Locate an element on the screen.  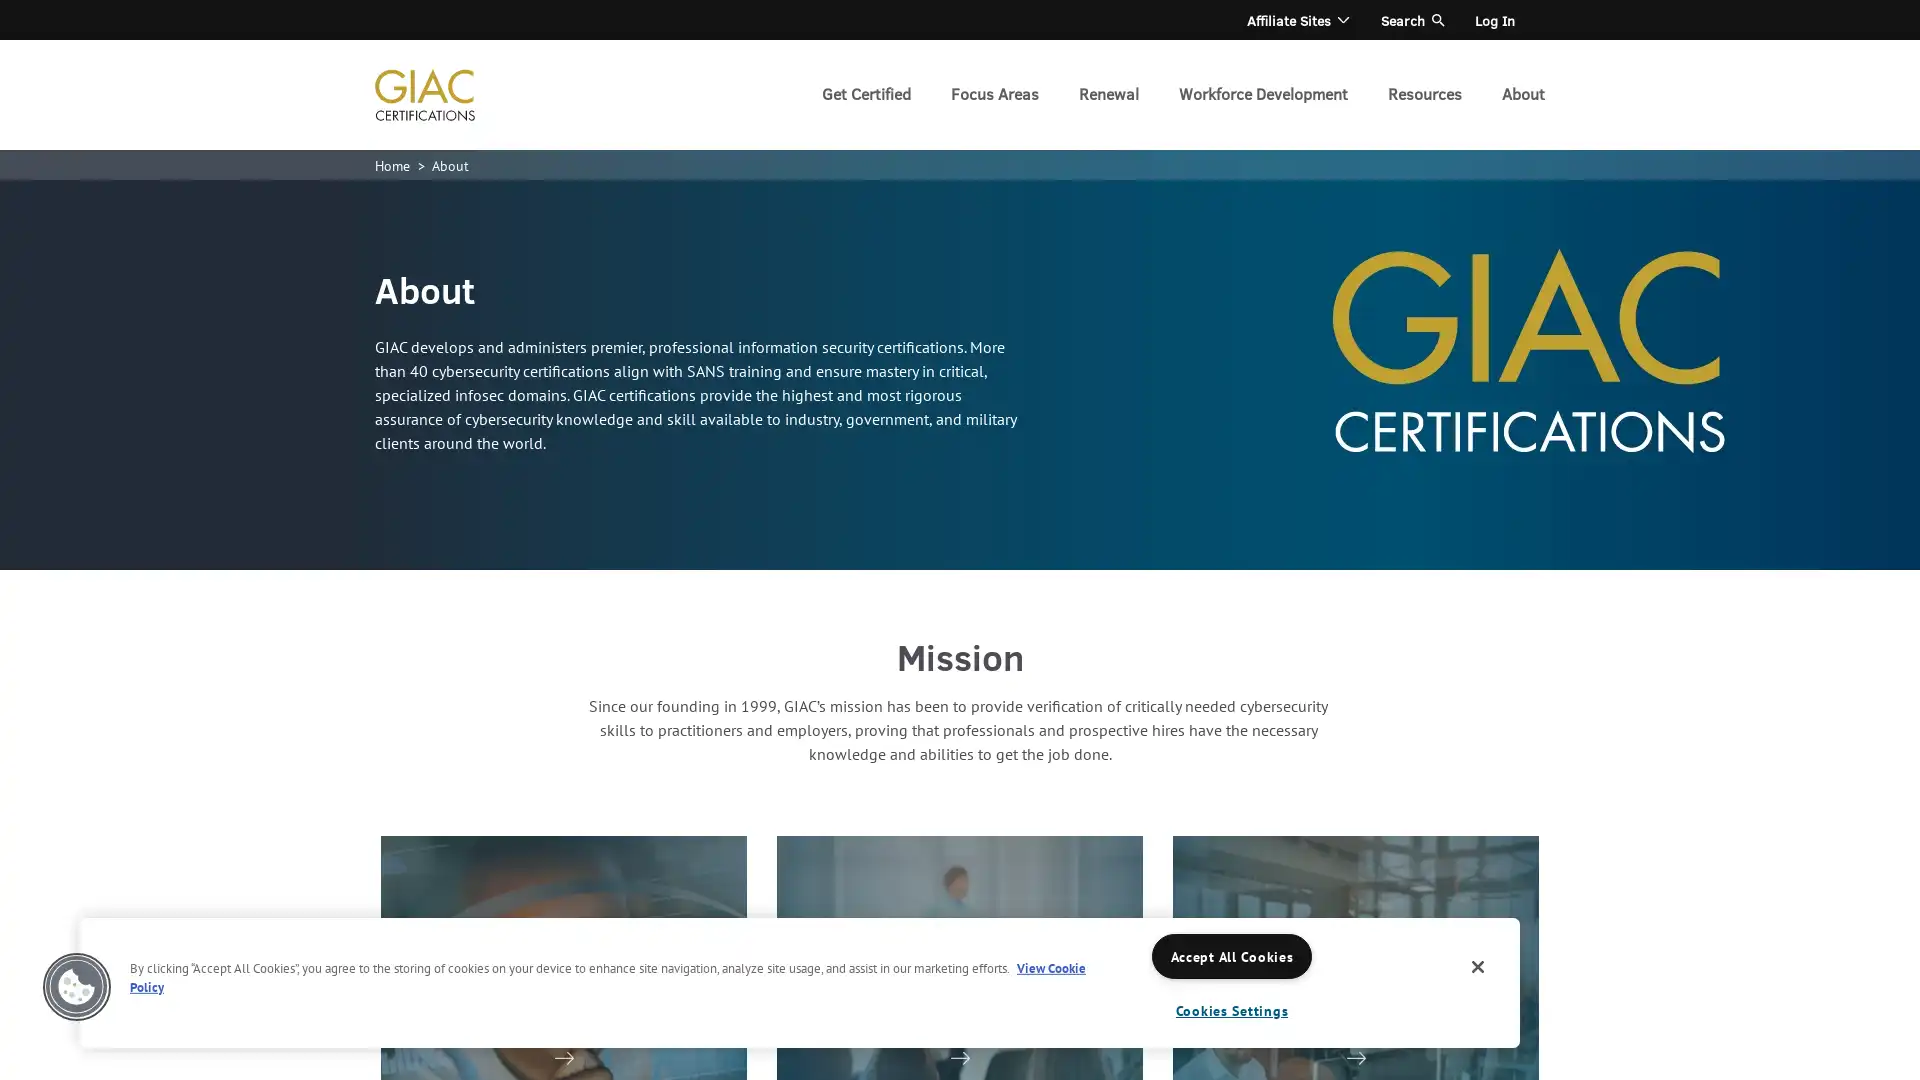
Cookies Settings is located at coordinates (1231, 1010).